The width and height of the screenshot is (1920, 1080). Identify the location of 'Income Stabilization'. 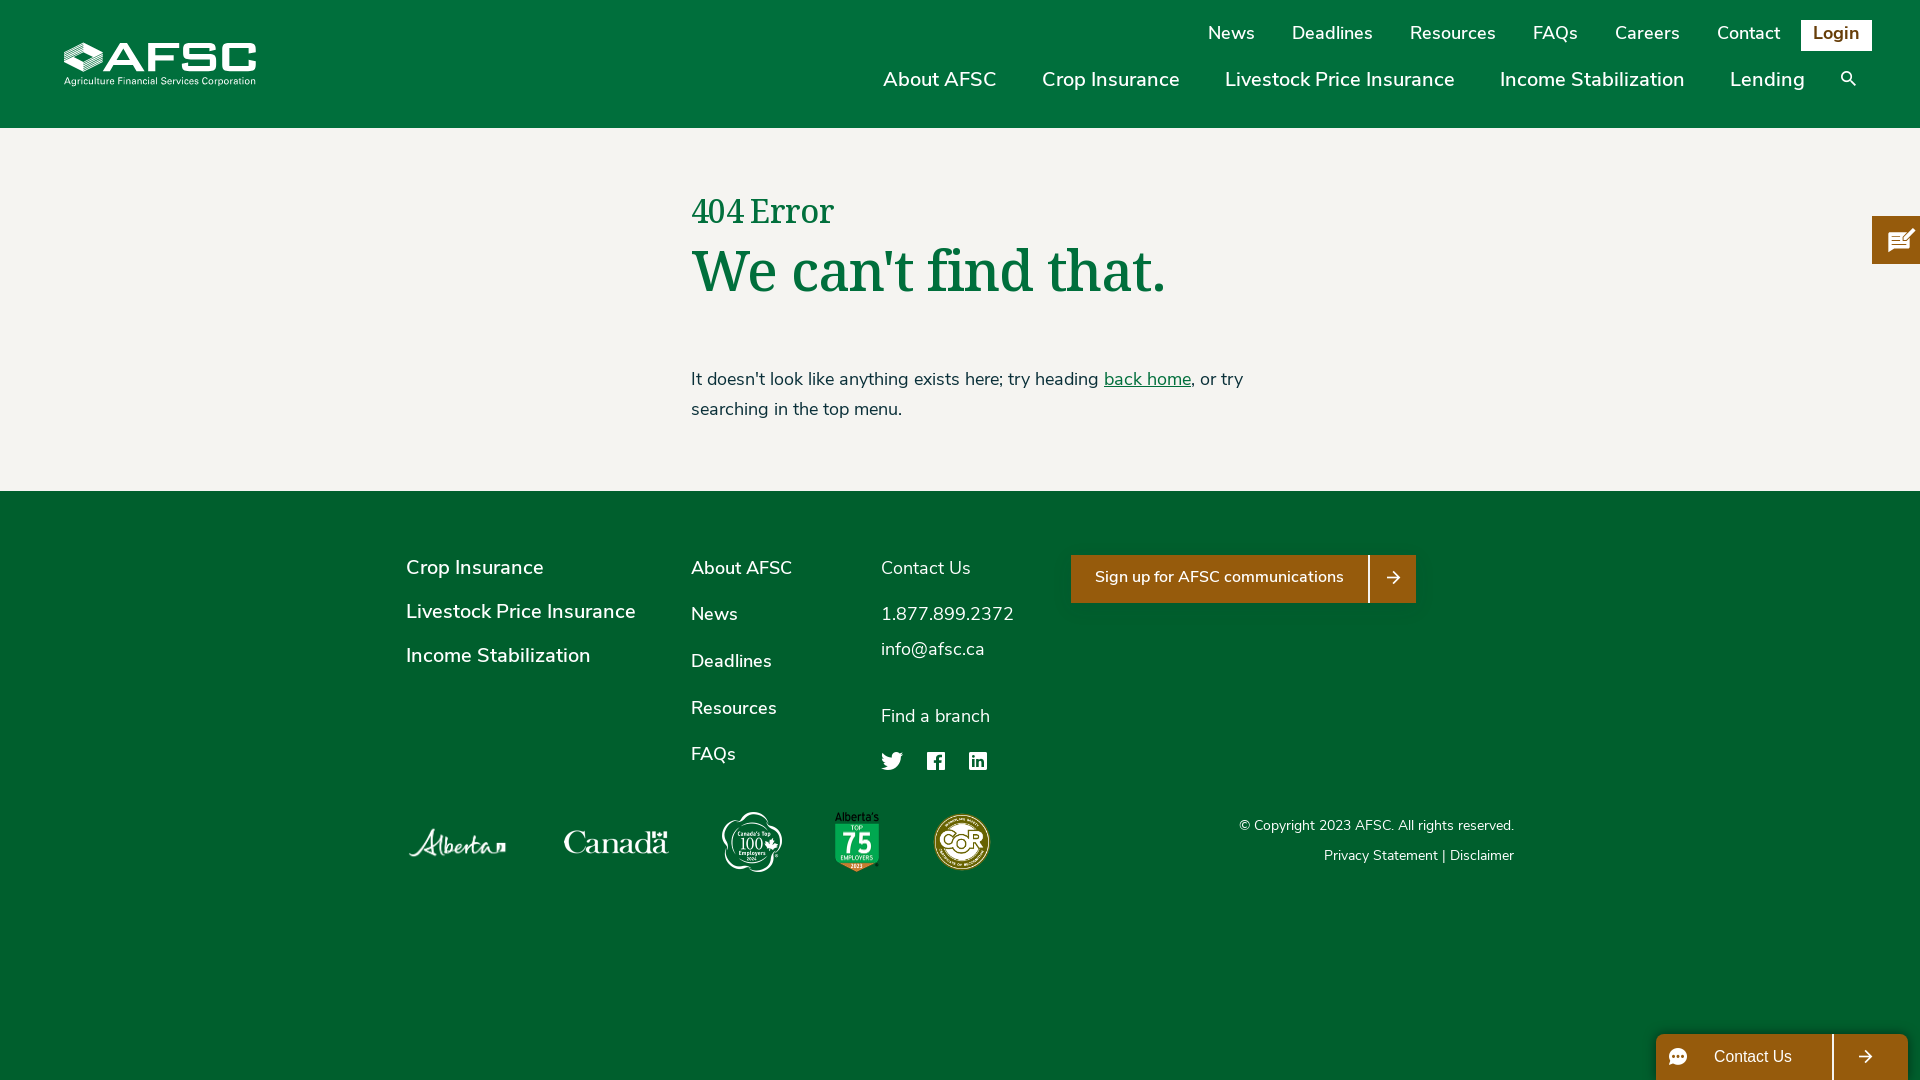
(1591, 80).